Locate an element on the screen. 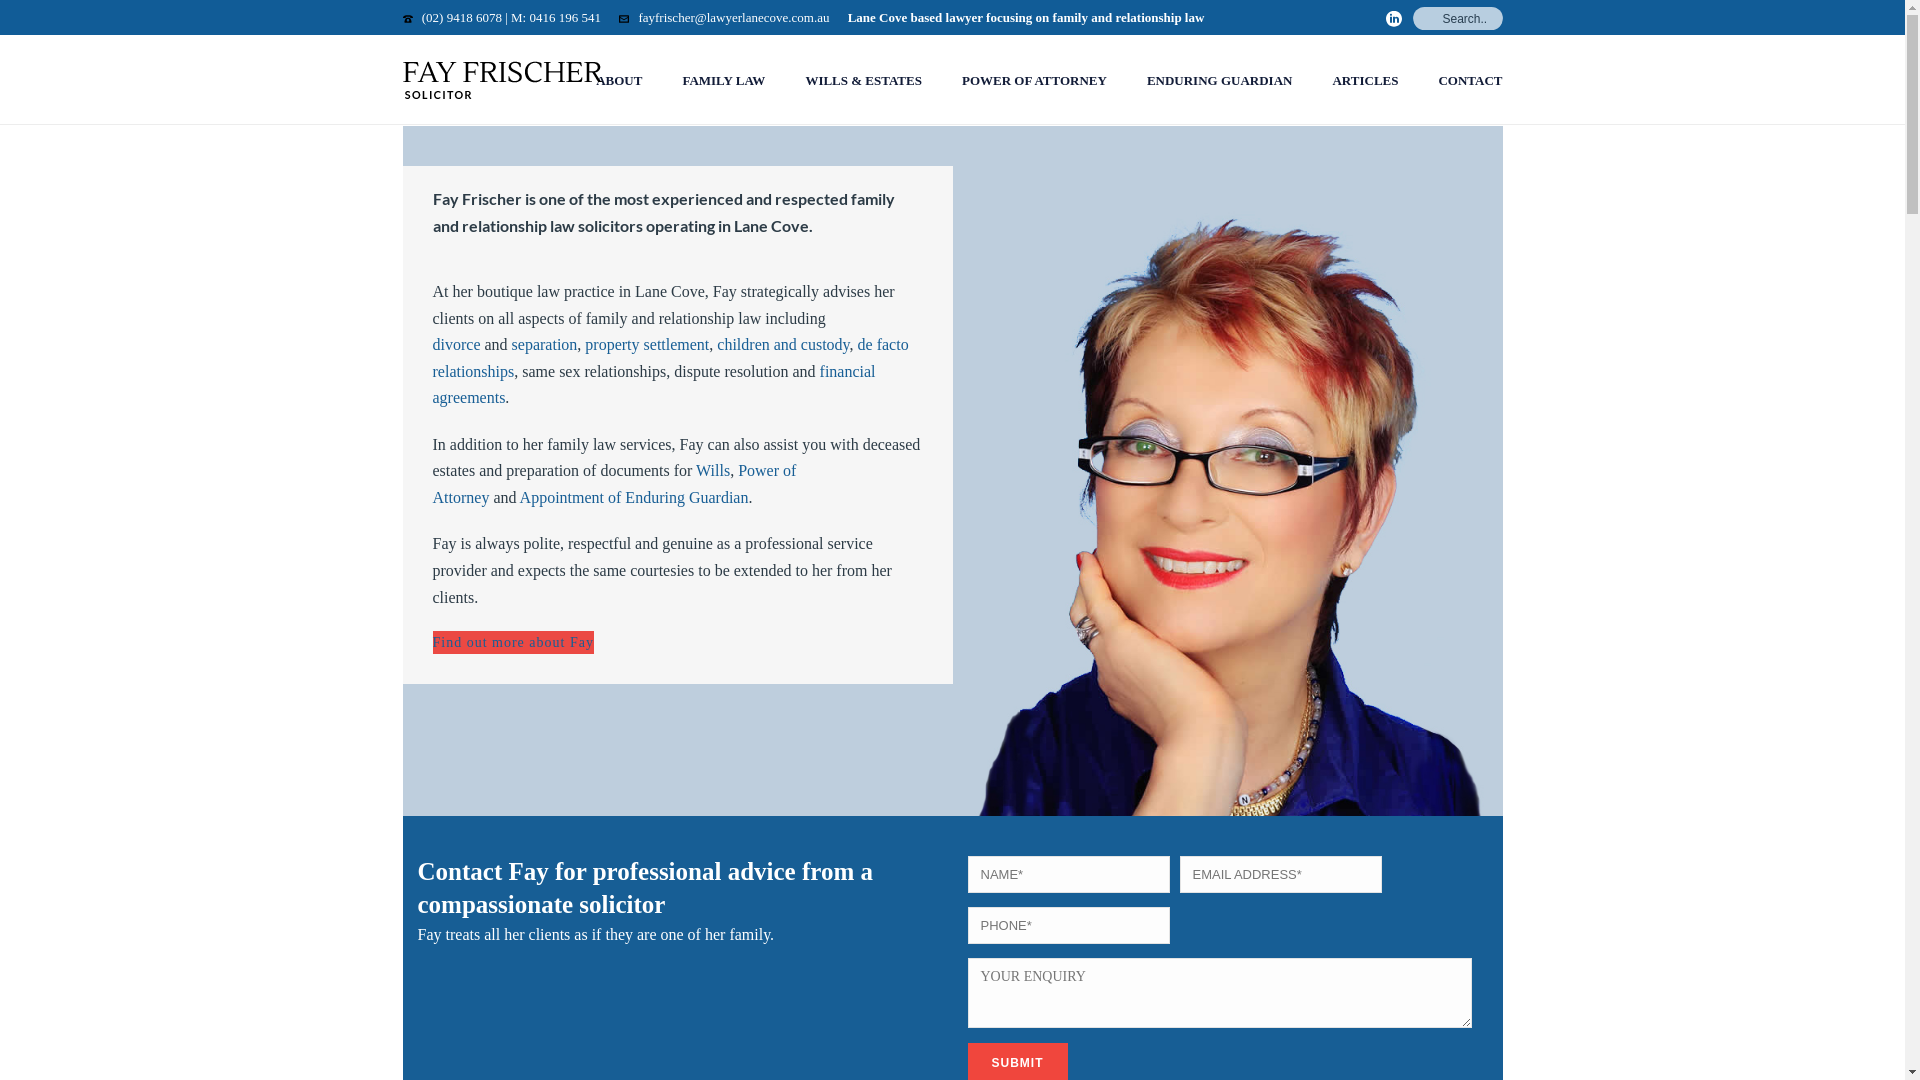  '(02) 9418 6078 | M: 0416 196 541' is located at coordinates (421, 17).